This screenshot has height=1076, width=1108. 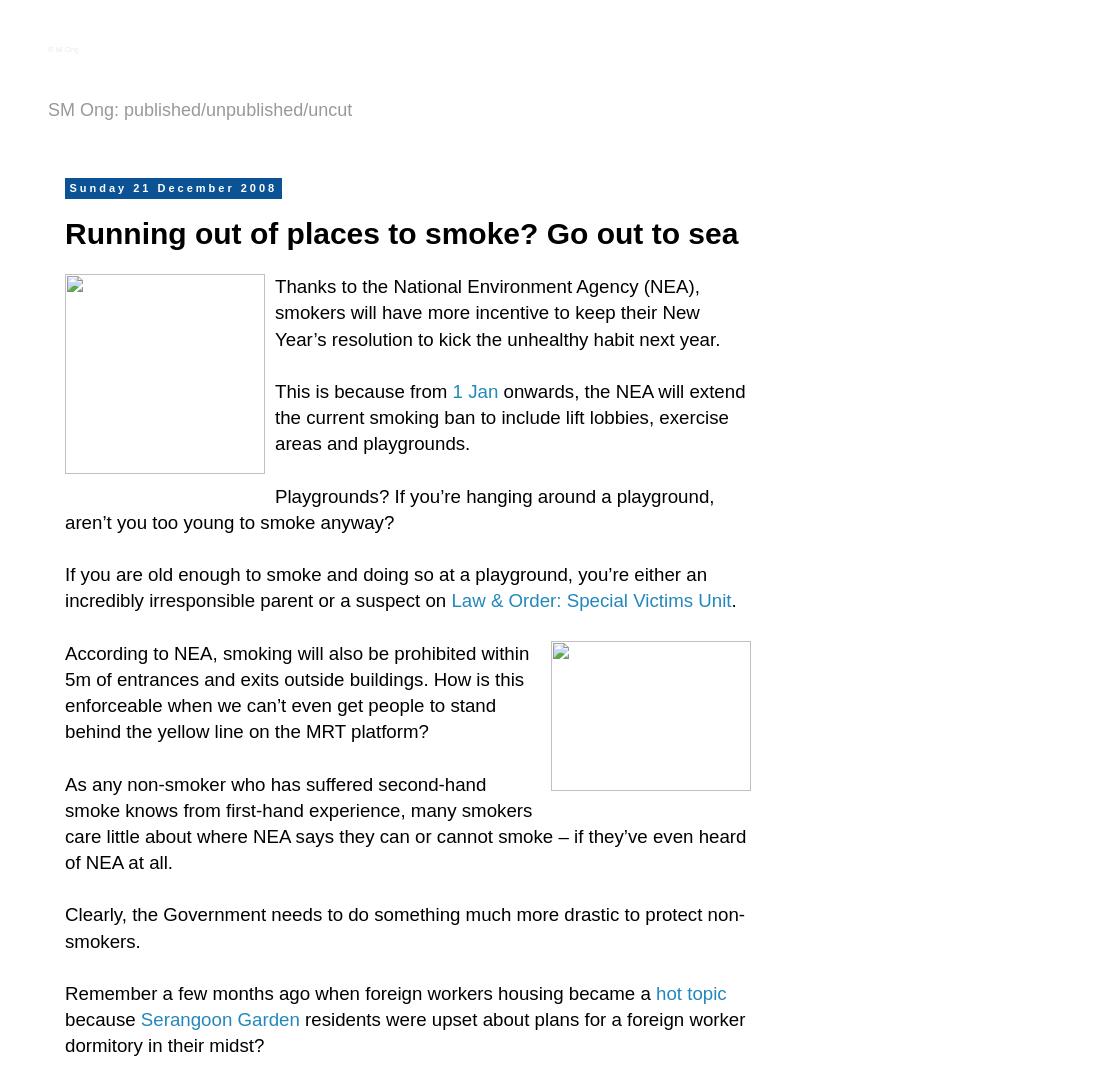 What do you see at coordinates (359, 991) in the screenshot?
I see `'Remember a few months ago when foreign workers housing became a'` at bounding box center [359, 991].